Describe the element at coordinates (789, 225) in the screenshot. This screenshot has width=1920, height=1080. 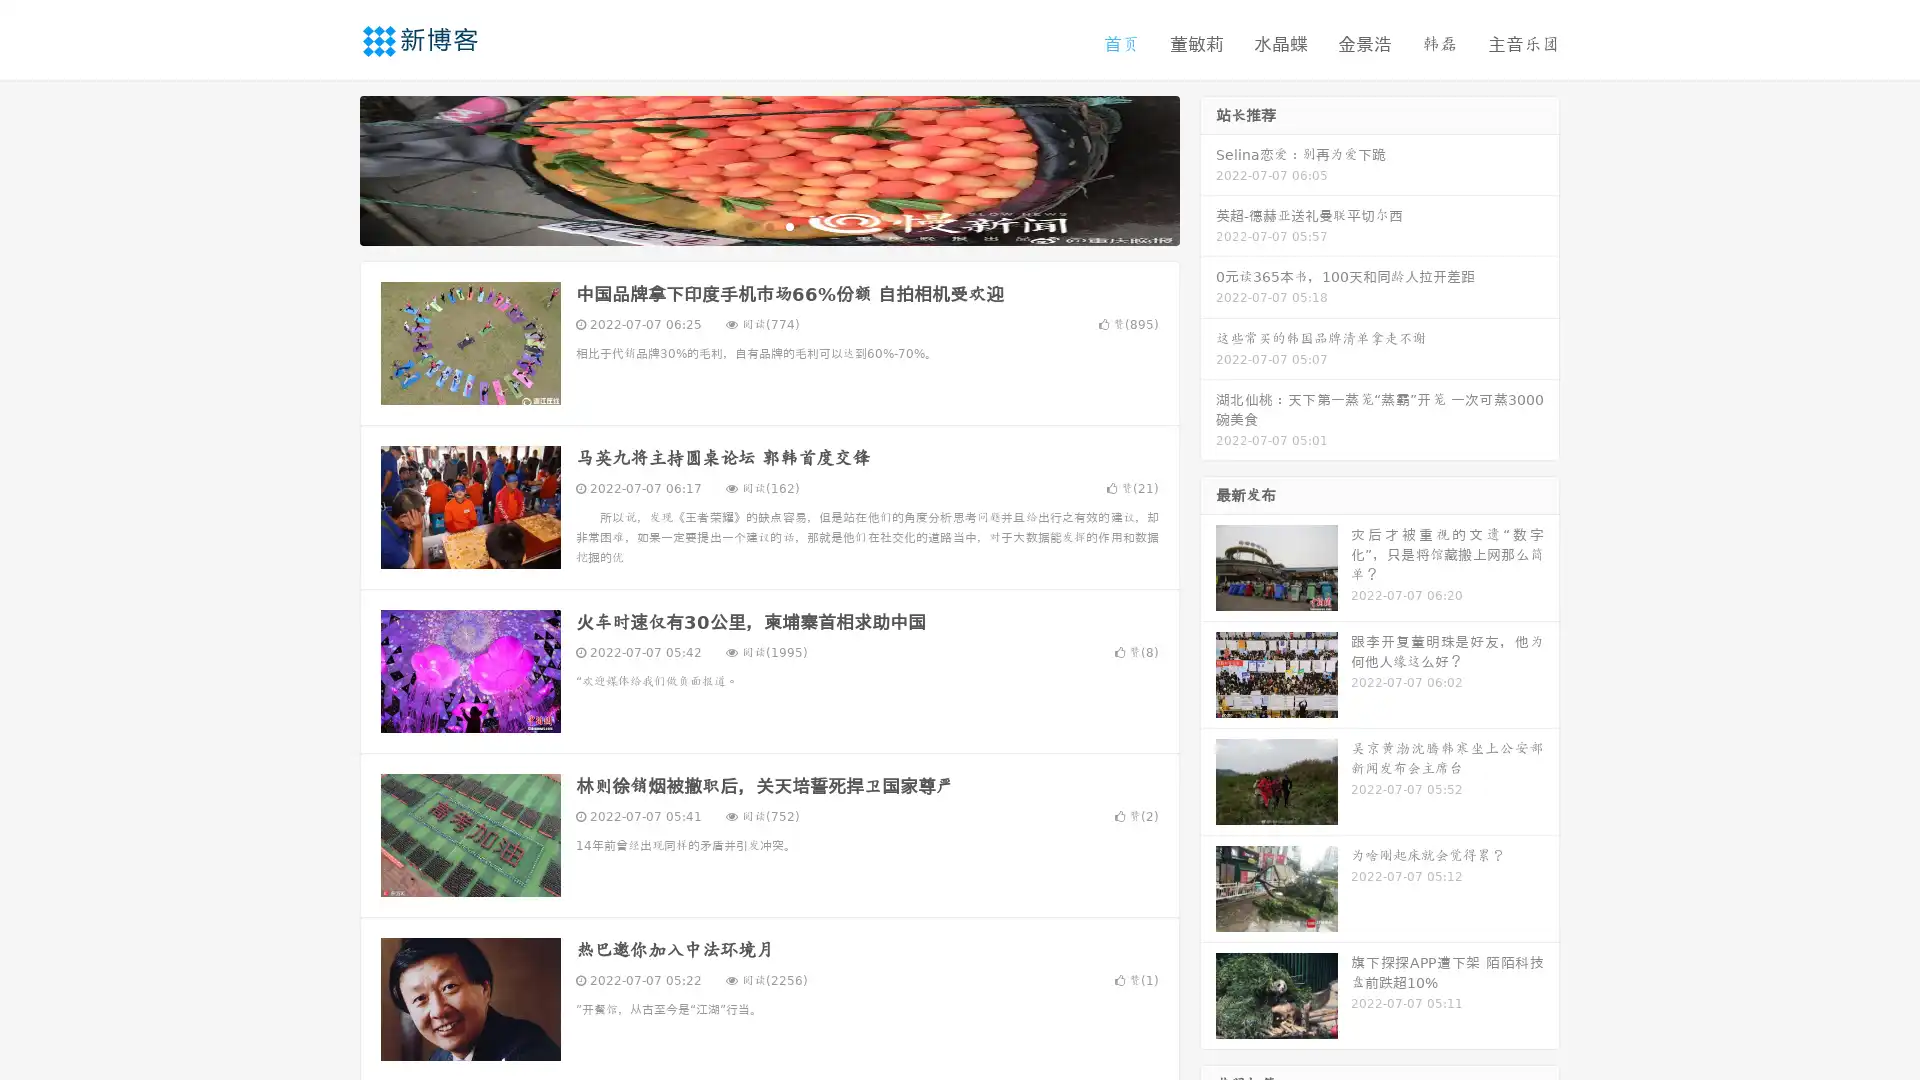
I see `Go to slide 3` at that location.